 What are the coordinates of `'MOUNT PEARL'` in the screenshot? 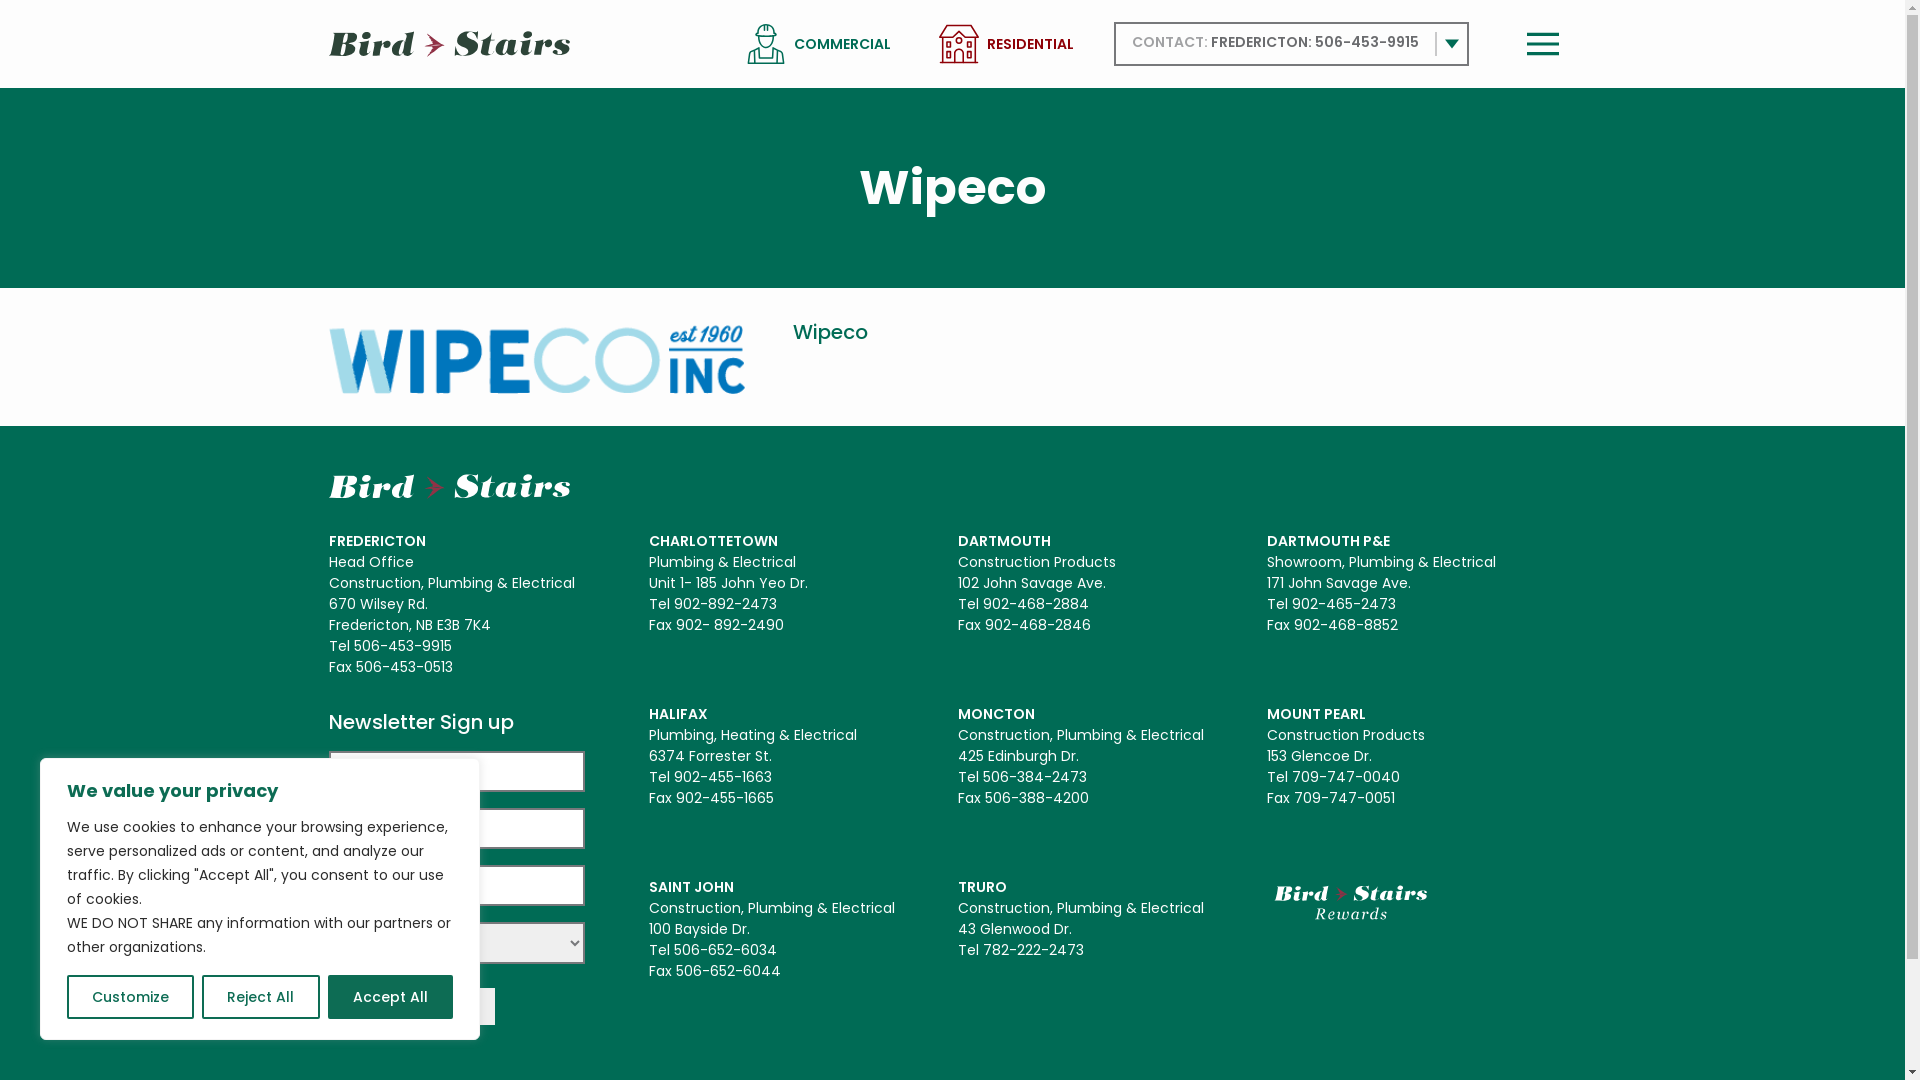 It's located at (1316, 712).